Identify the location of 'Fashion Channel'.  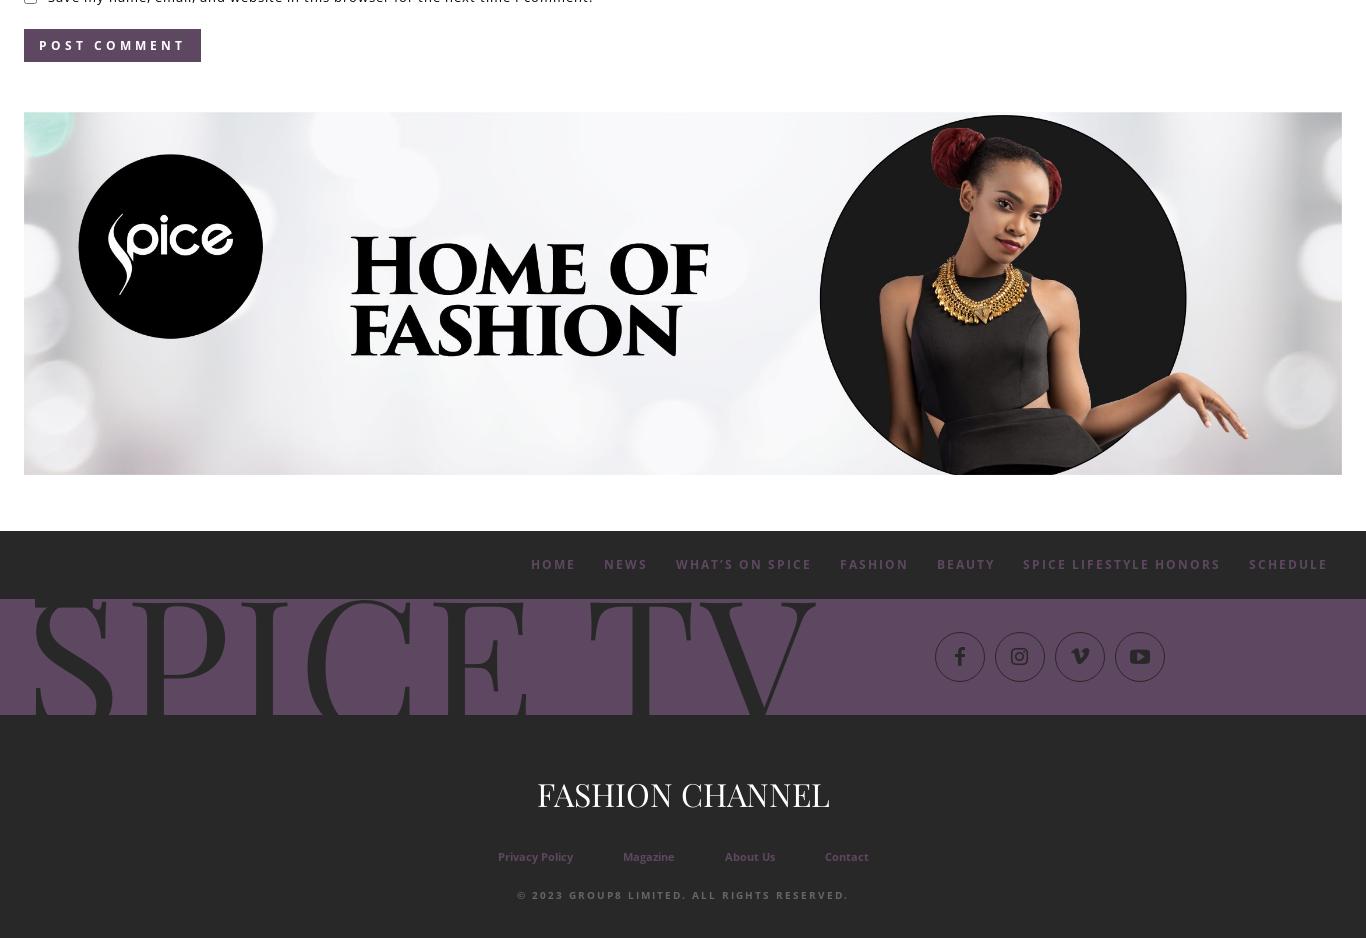
(681, 791).